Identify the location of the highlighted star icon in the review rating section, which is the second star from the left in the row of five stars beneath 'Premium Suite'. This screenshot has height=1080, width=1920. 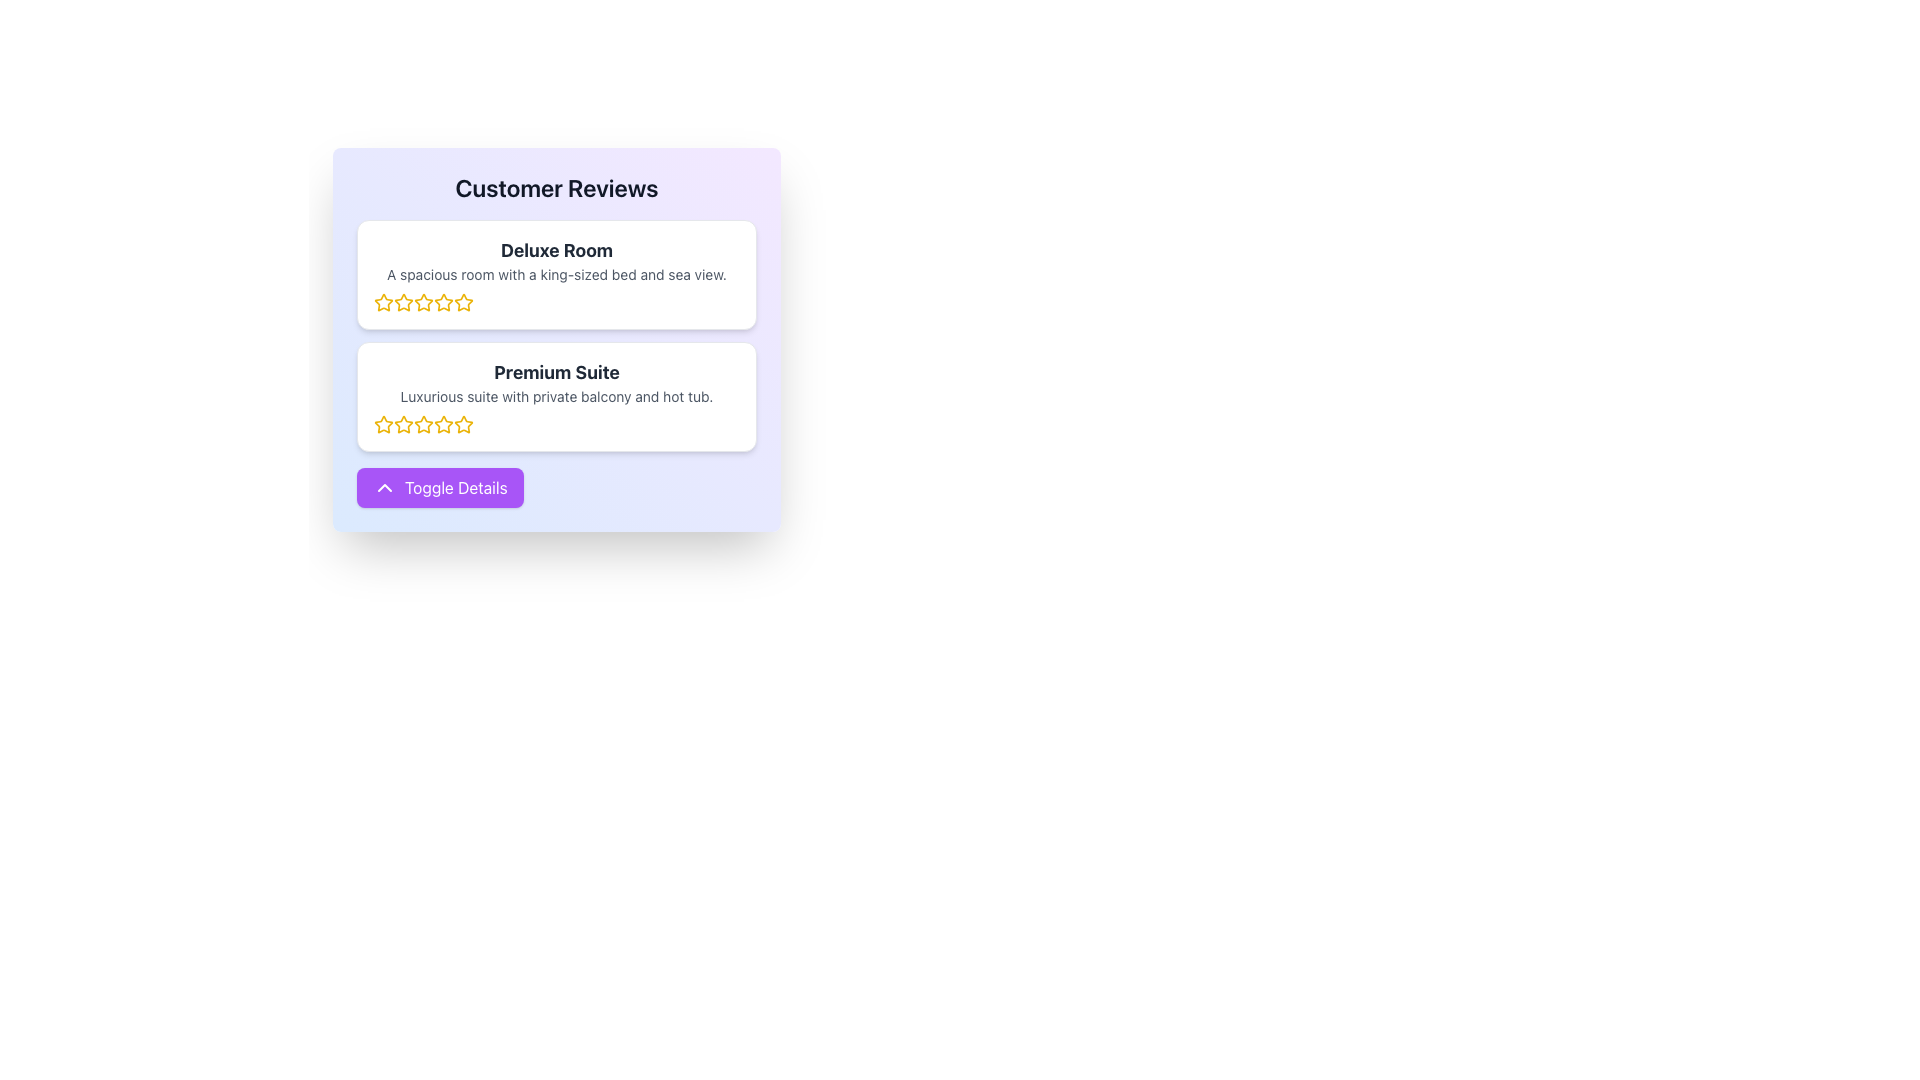
(384, 423).